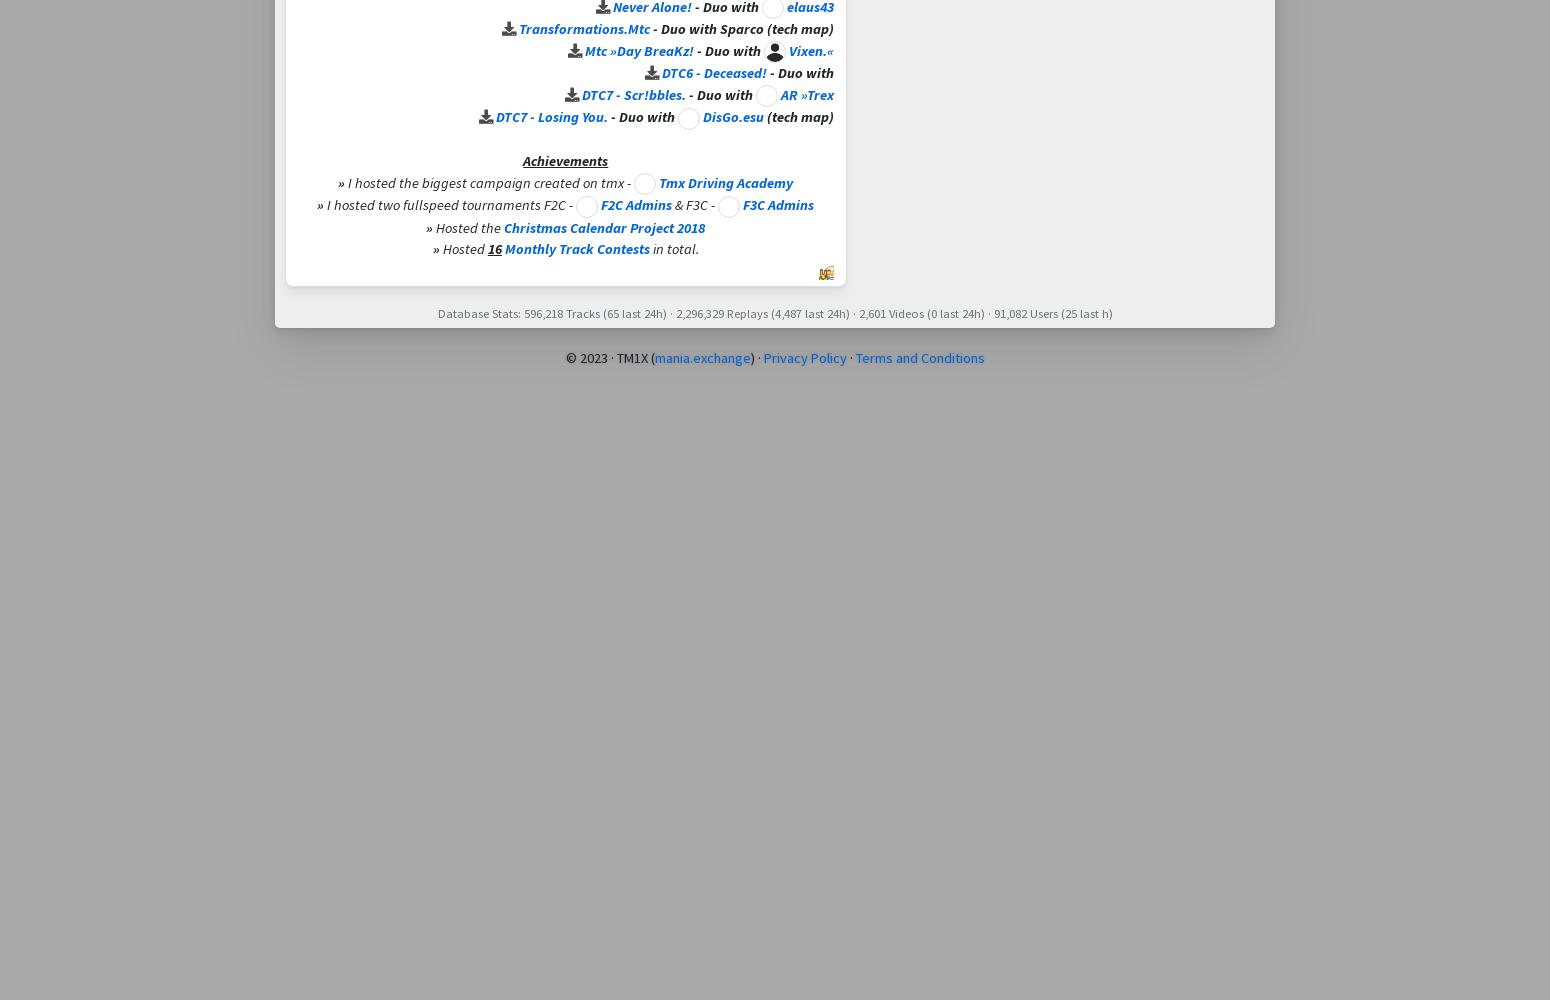  I want to click on 'F3C Admins', so click(743, 204).